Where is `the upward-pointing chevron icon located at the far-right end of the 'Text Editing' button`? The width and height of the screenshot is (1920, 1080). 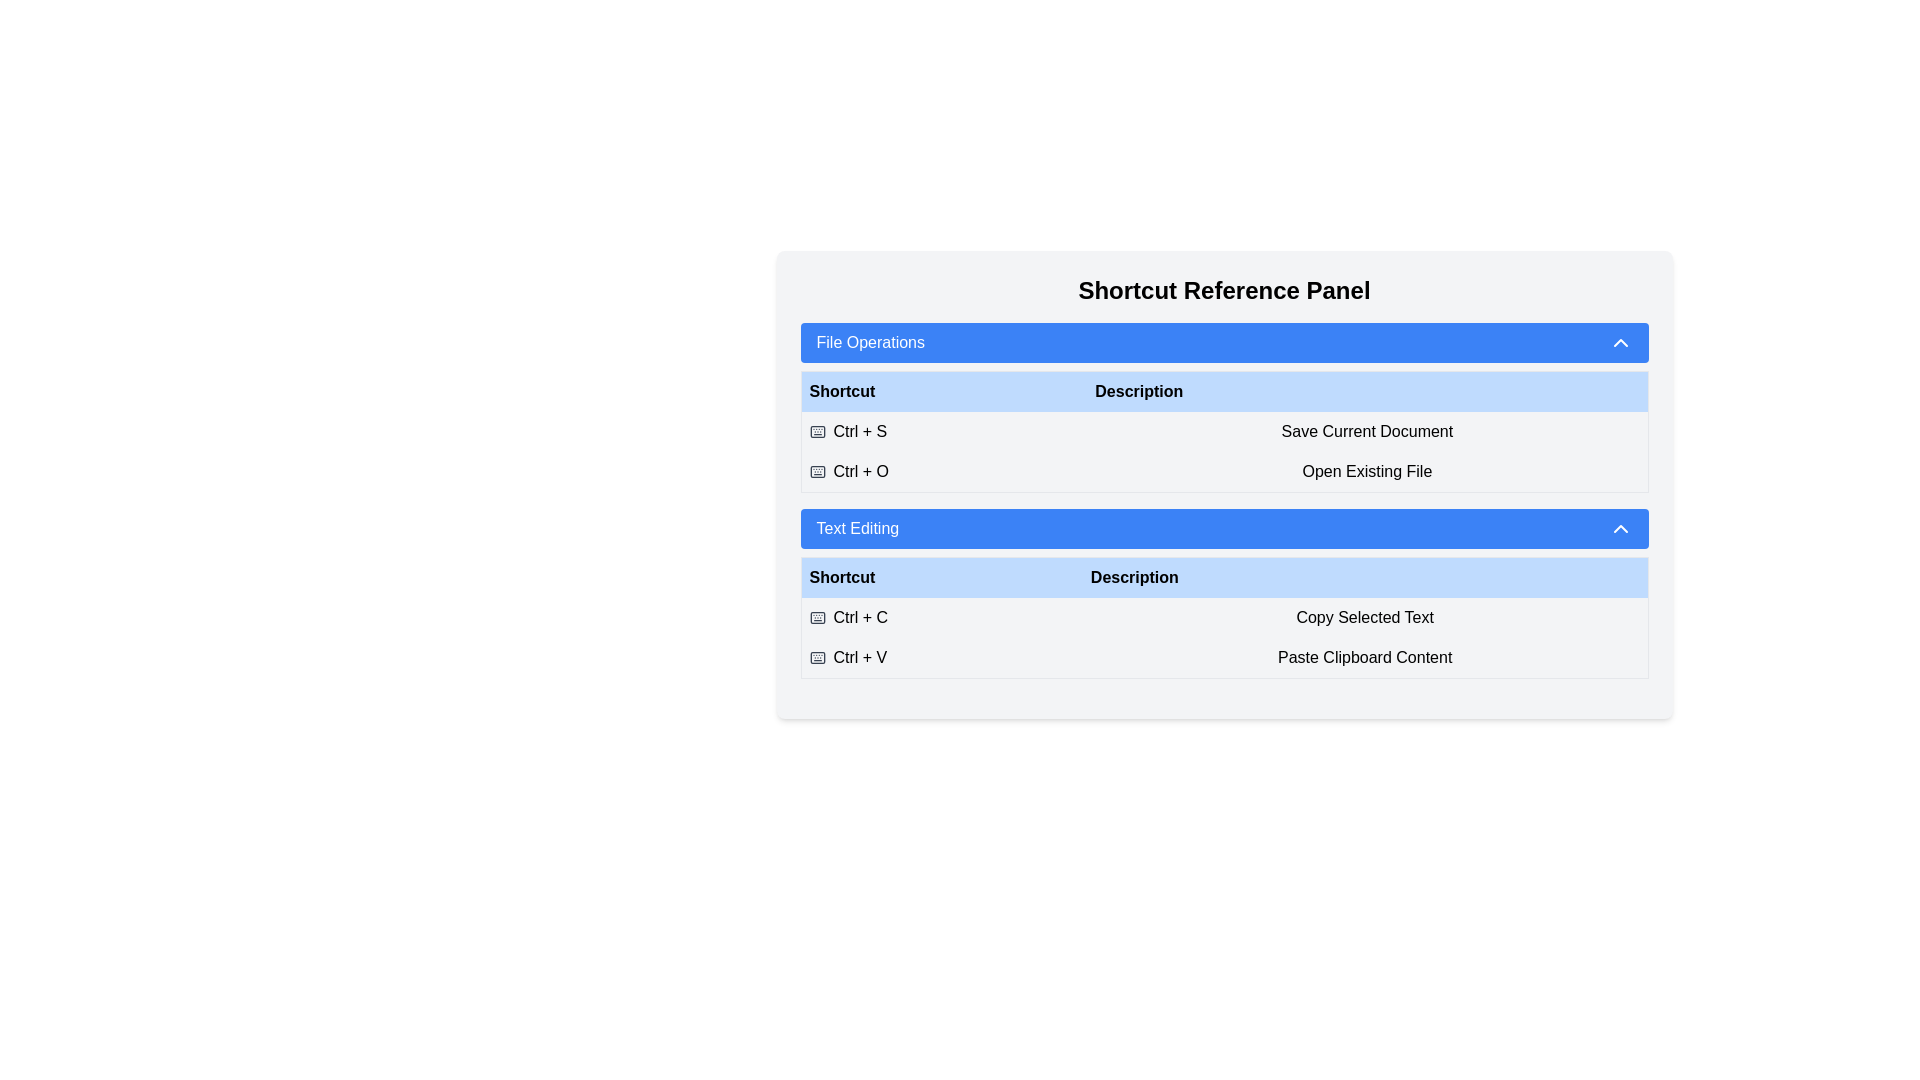
the upward-pointing chevron icon located at the far-right end of the 'Text Editing' button is located at coordinates (1620, 527).